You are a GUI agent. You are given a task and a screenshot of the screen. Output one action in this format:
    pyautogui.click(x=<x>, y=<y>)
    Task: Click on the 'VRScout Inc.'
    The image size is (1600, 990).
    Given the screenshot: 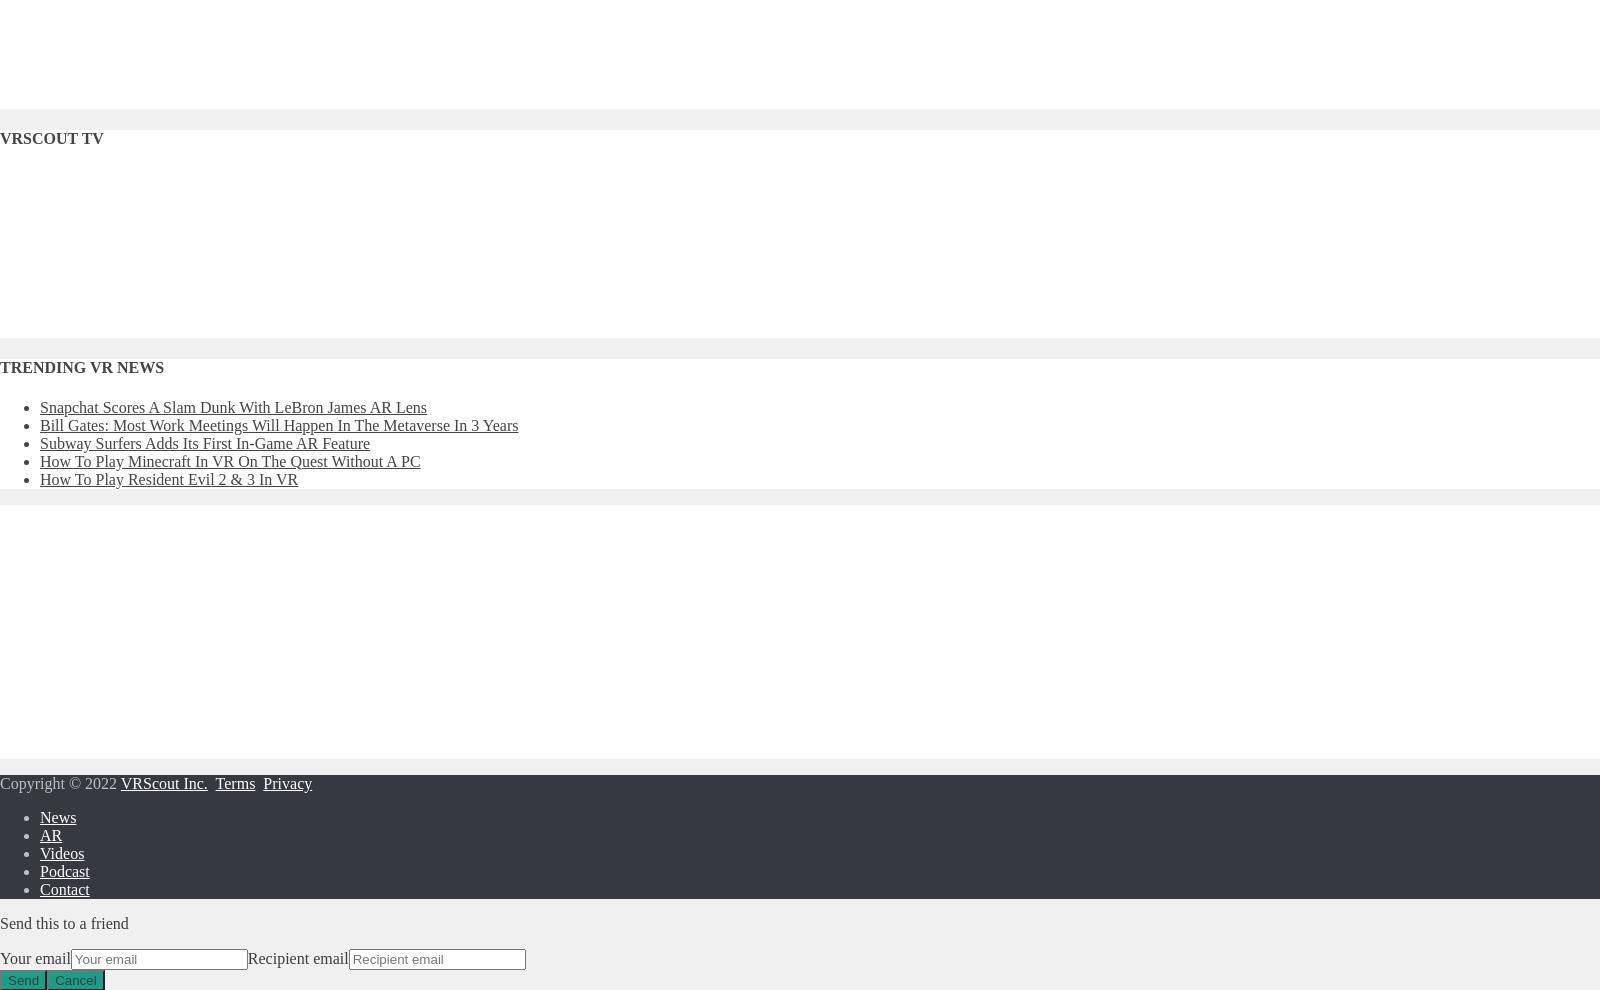 What is the action you would take?
    pyautogui.click(x=162, y=782)
    